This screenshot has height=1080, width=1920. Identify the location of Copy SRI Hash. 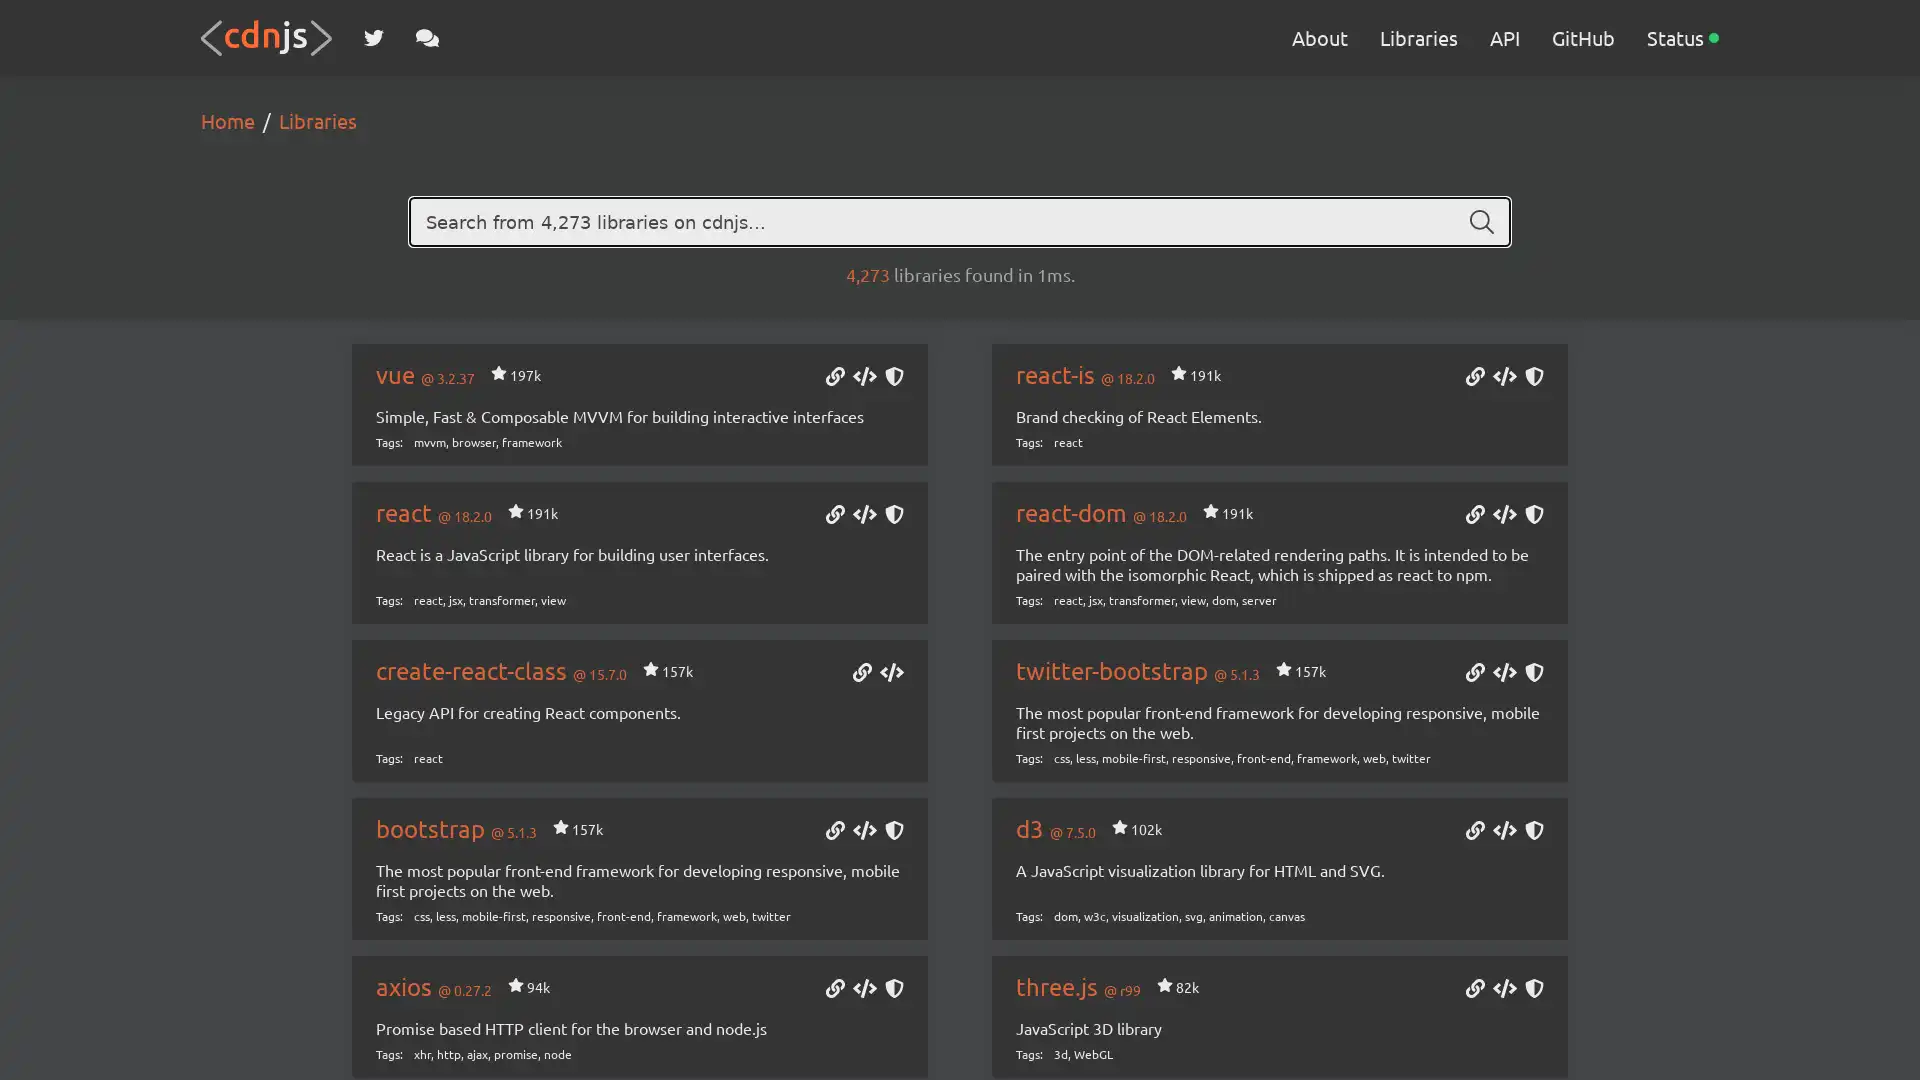
(1533, 378).